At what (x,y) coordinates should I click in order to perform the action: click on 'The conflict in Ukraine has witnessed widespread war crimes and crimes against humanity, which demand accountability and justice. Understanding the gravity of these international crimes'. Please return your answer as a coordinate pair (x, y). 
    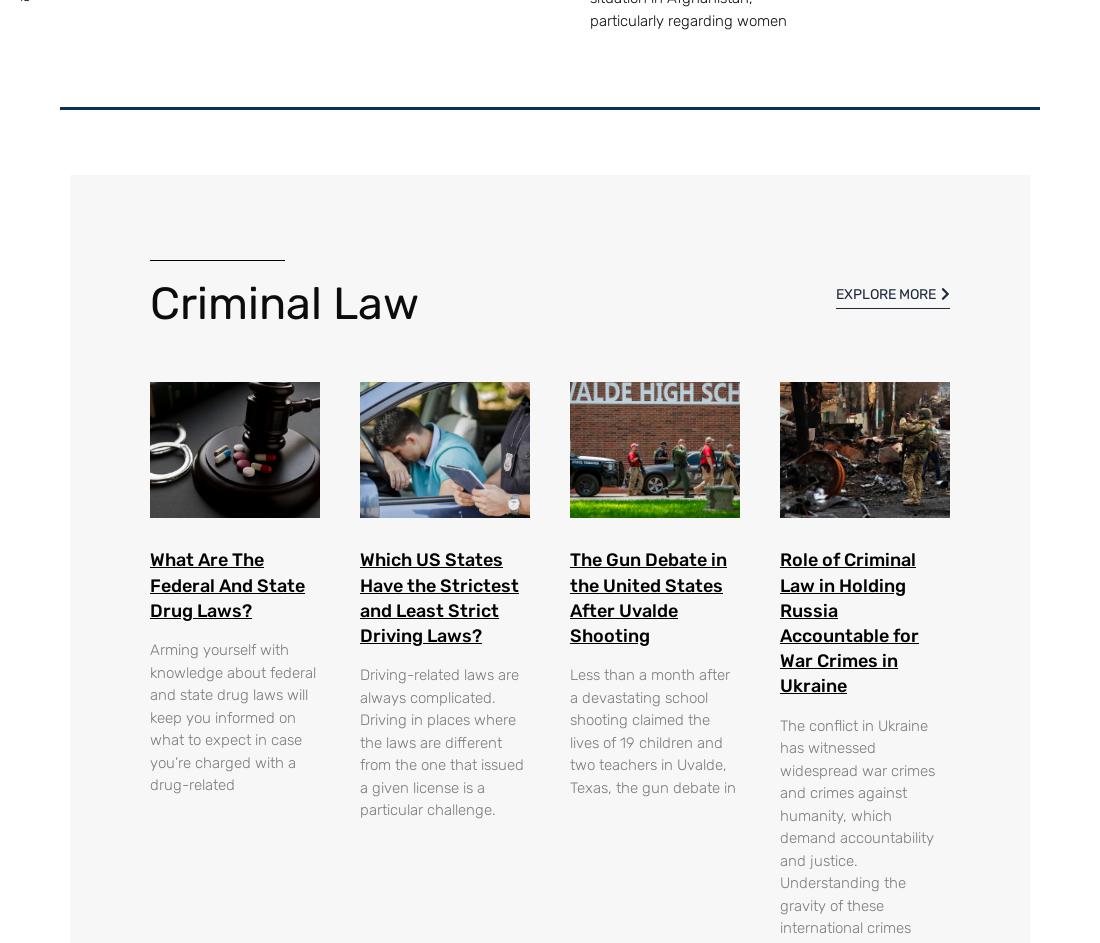
    Looking at the image, I should click on (856, 825).